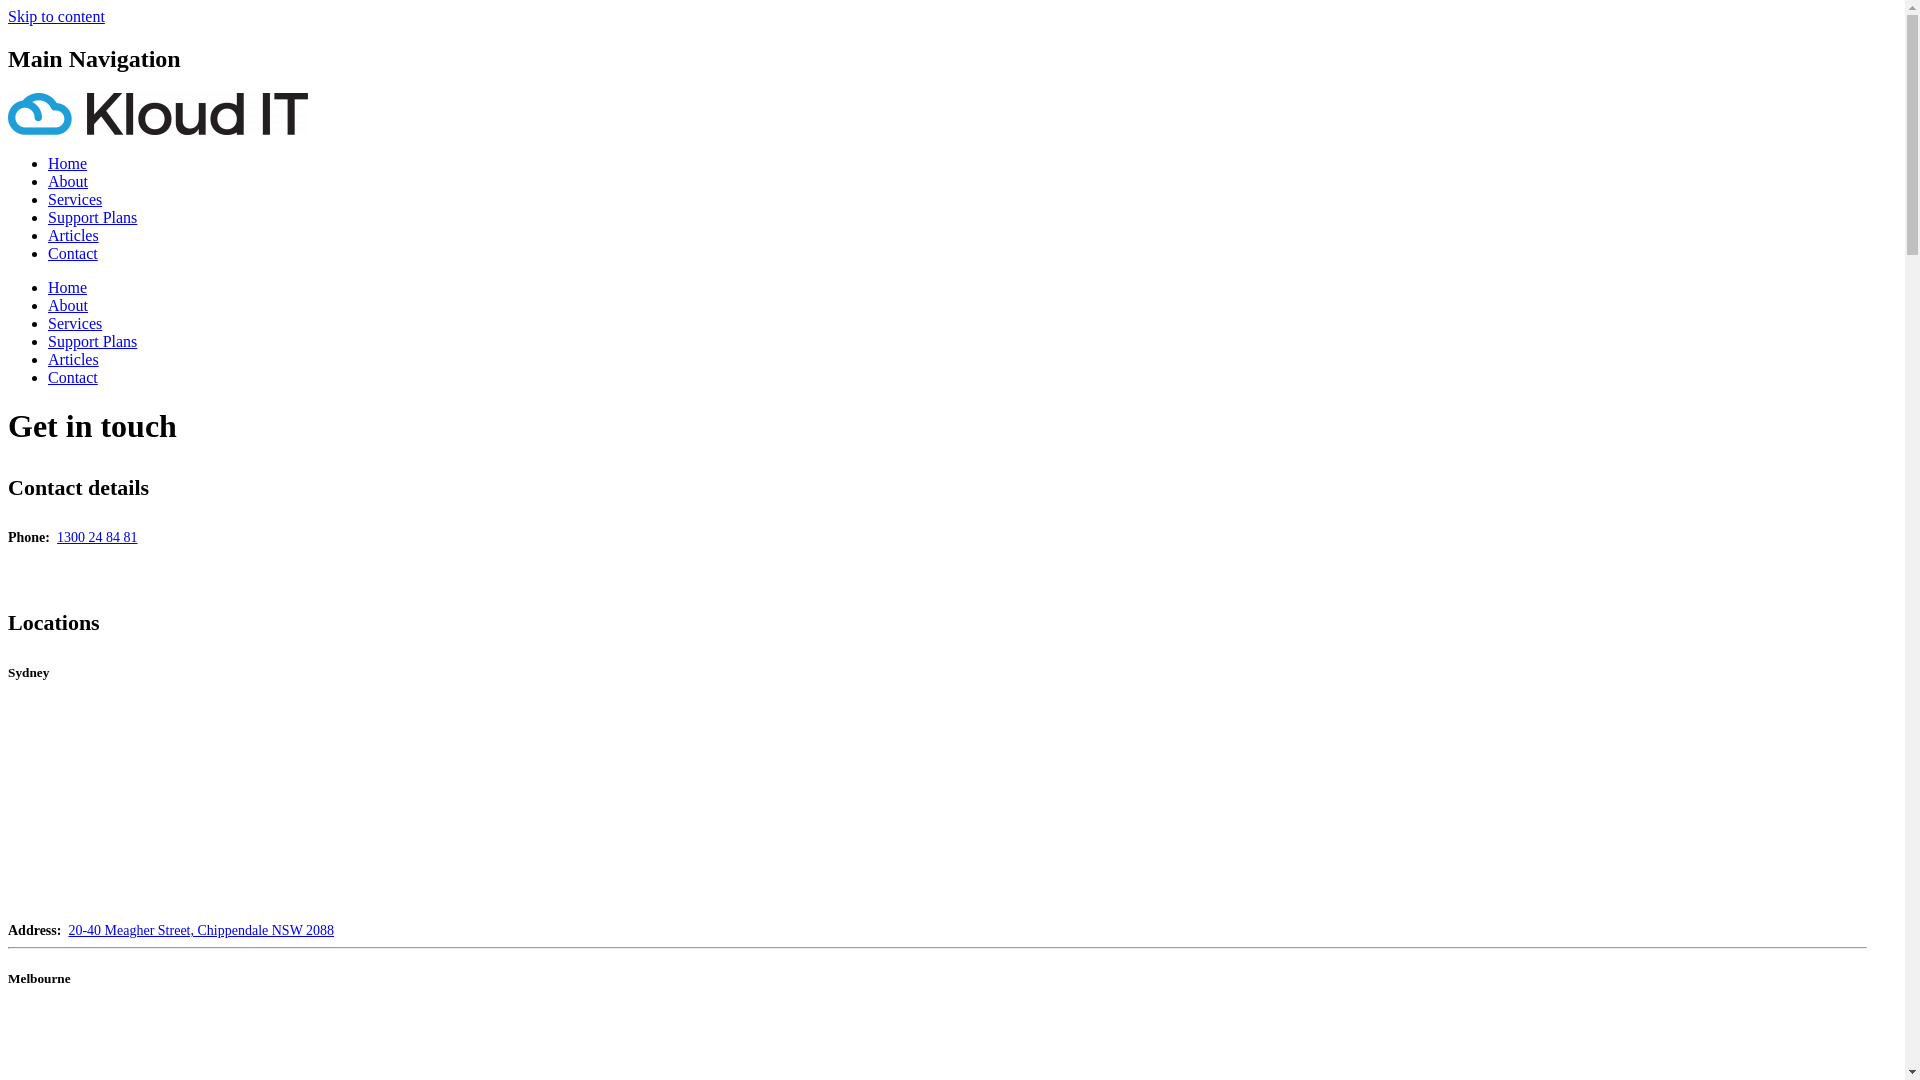  I want to click on 'Services', so click(75, 199).